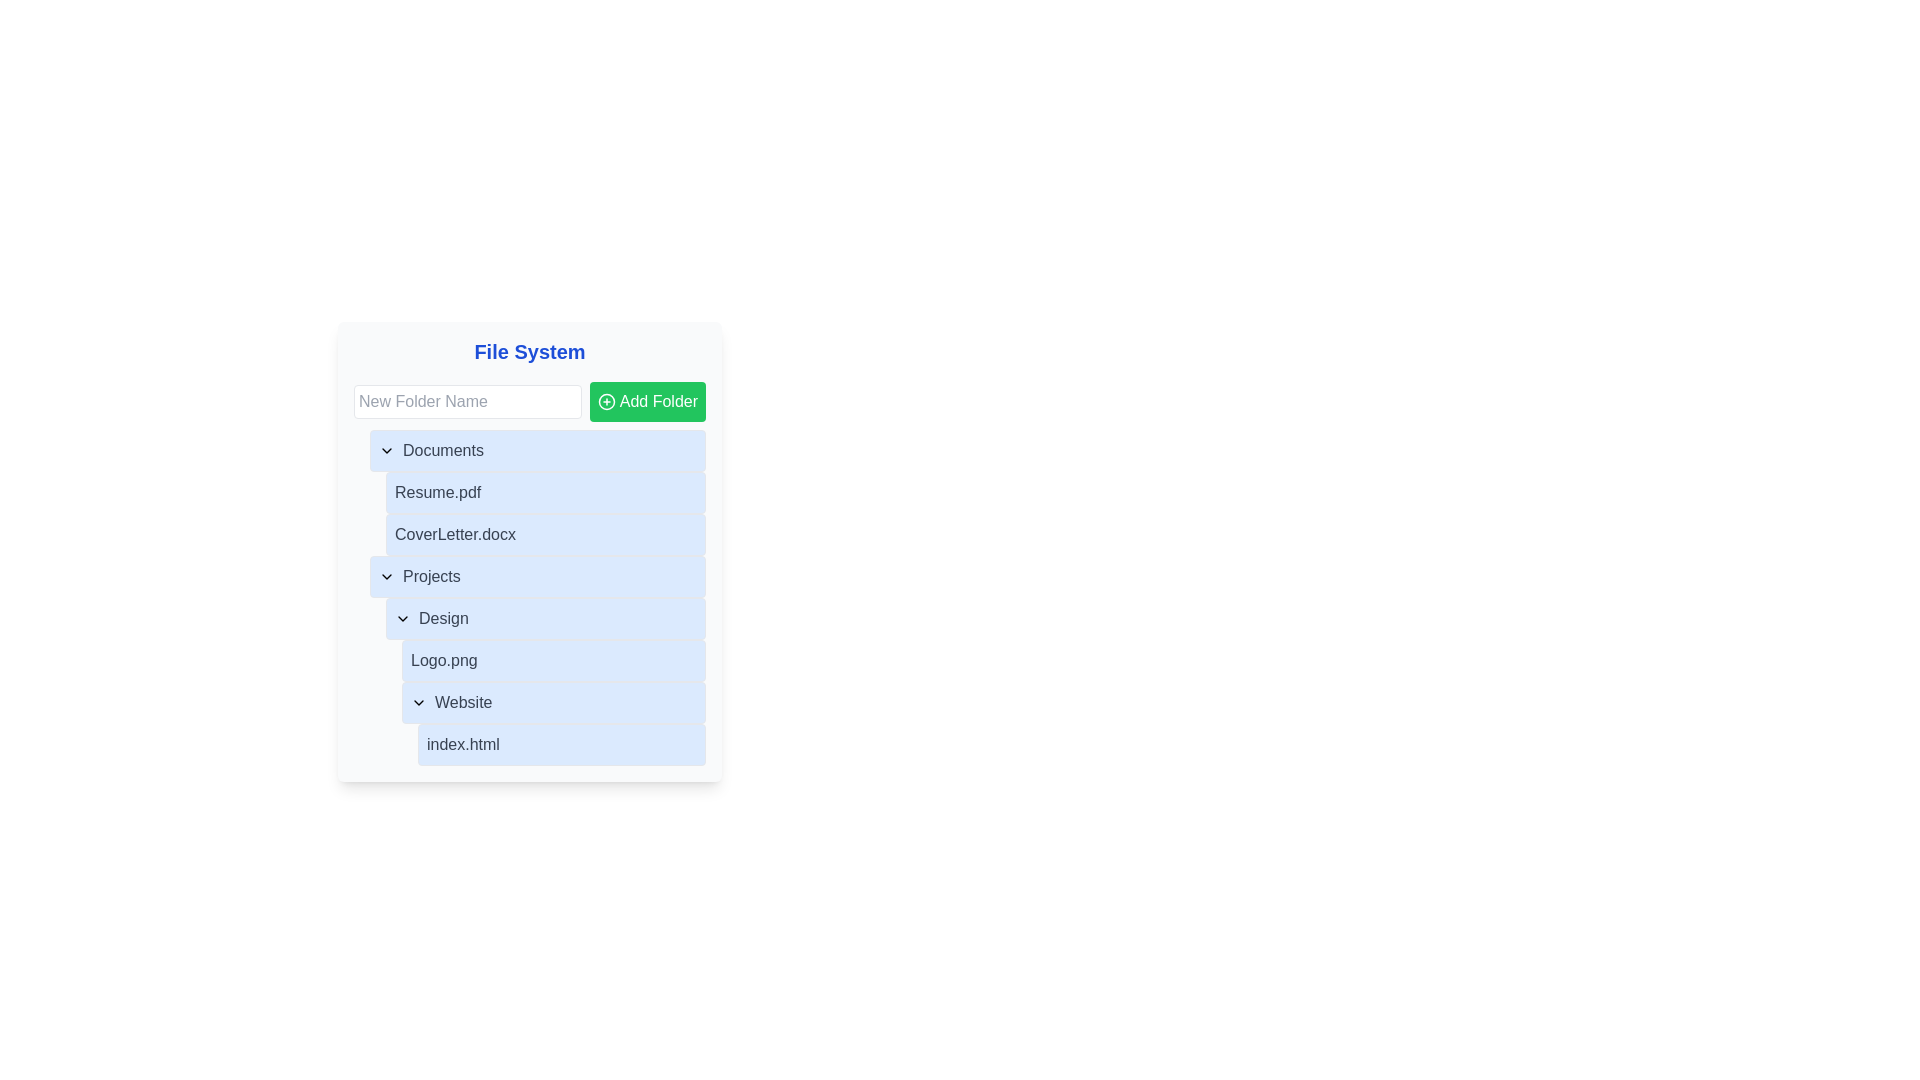 This screenshot has width=1920, height=1080. Describe the element at coordinates (390, 451) in the screenshot. I see `the downward-pointing chevron icon located to the left of the 'Documents' text in the file browser` at that location.